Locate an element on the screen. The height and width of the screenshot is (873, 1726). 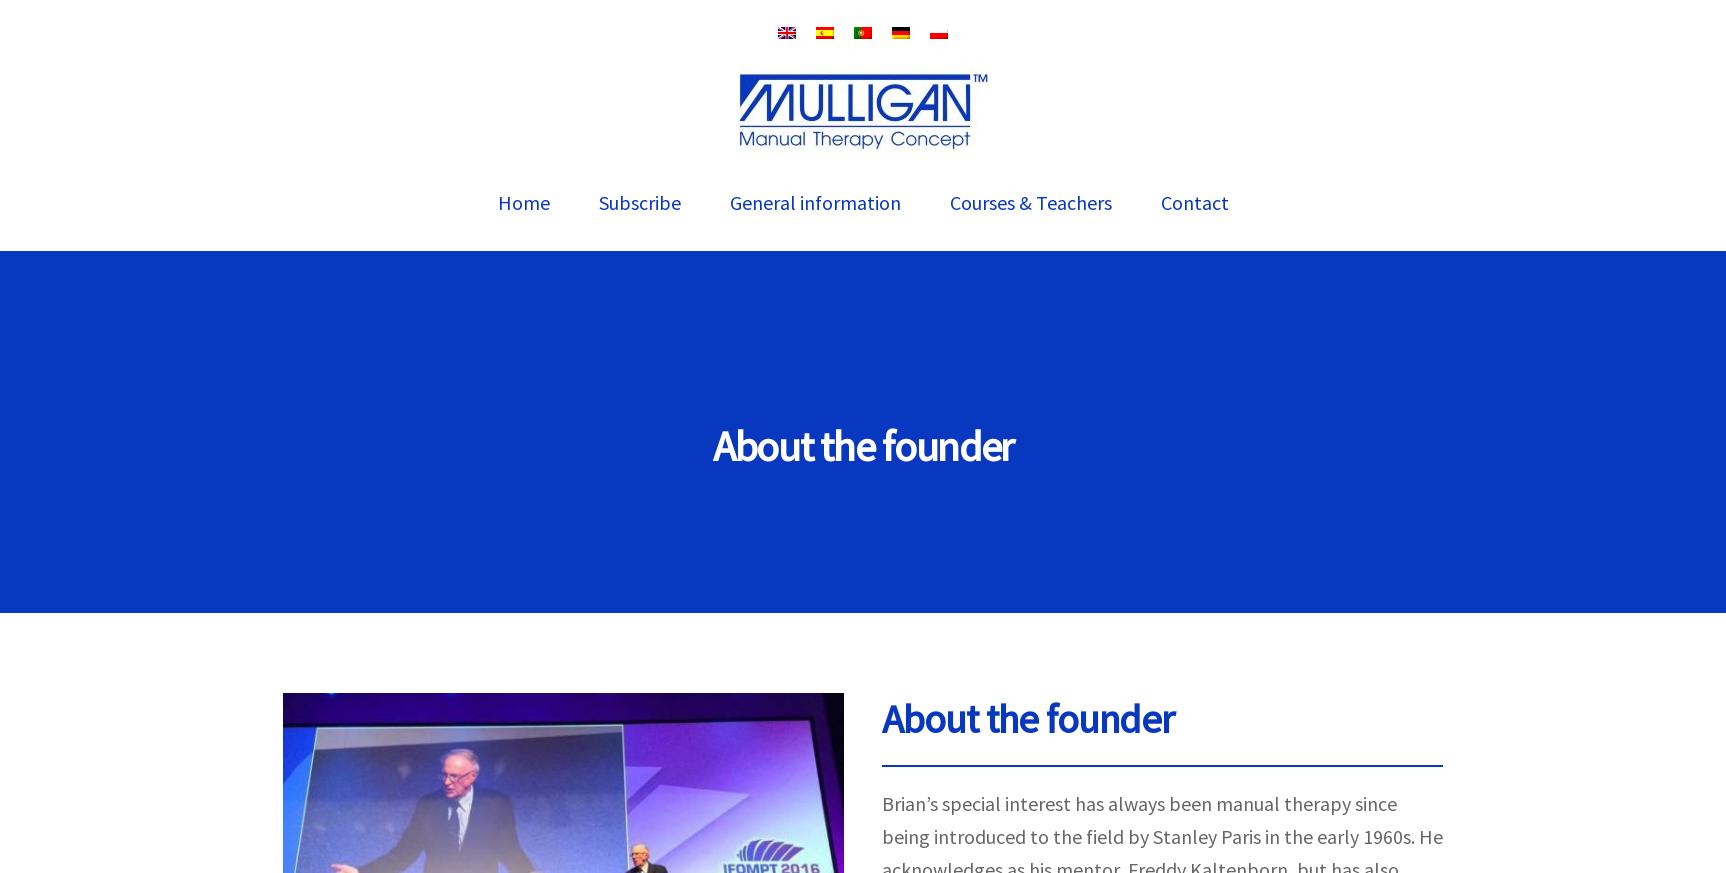
'Brian’s favorite quote has always been Louis Pasteur’s; “In the field of discovery chance only favours the prepared mind”' is located at coordinates (1159, 29).